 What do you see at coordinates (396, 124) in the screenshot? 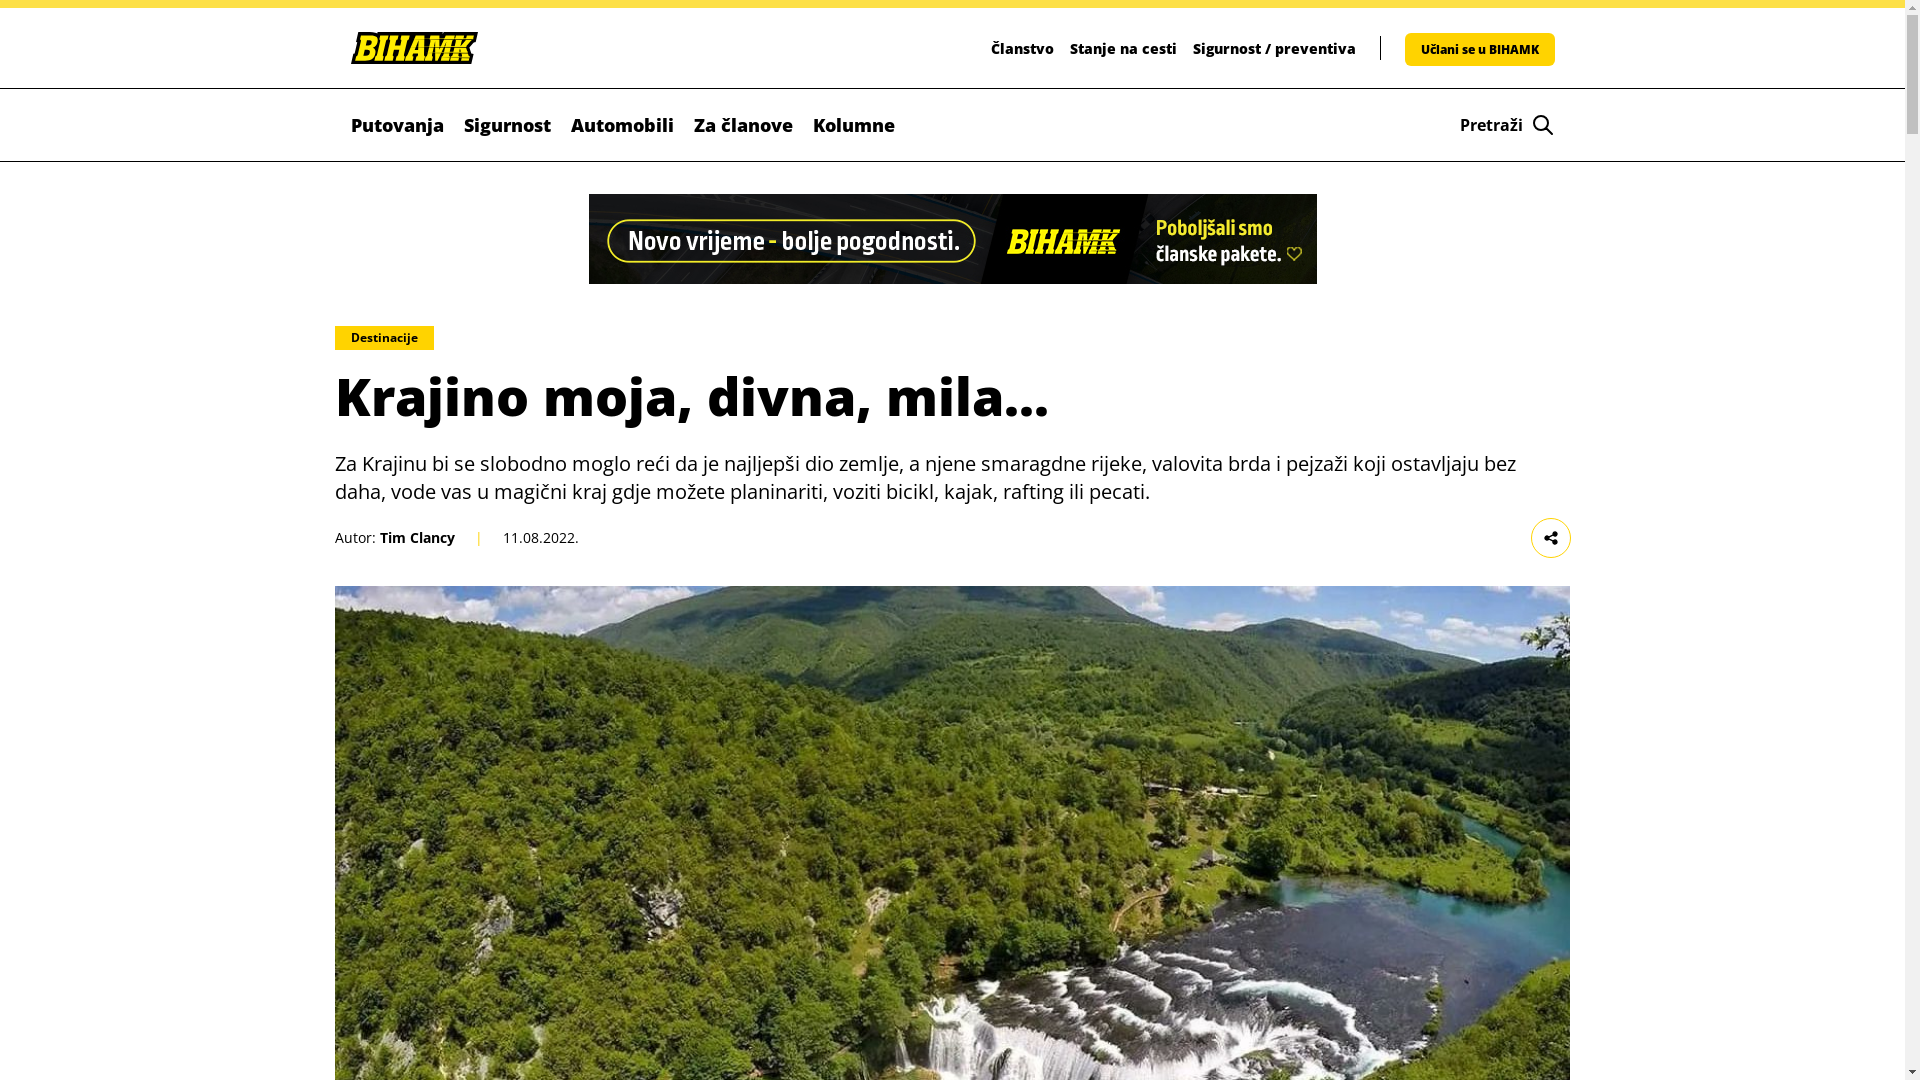
I see `'Putovanja'` at bounding box center [396, 124].